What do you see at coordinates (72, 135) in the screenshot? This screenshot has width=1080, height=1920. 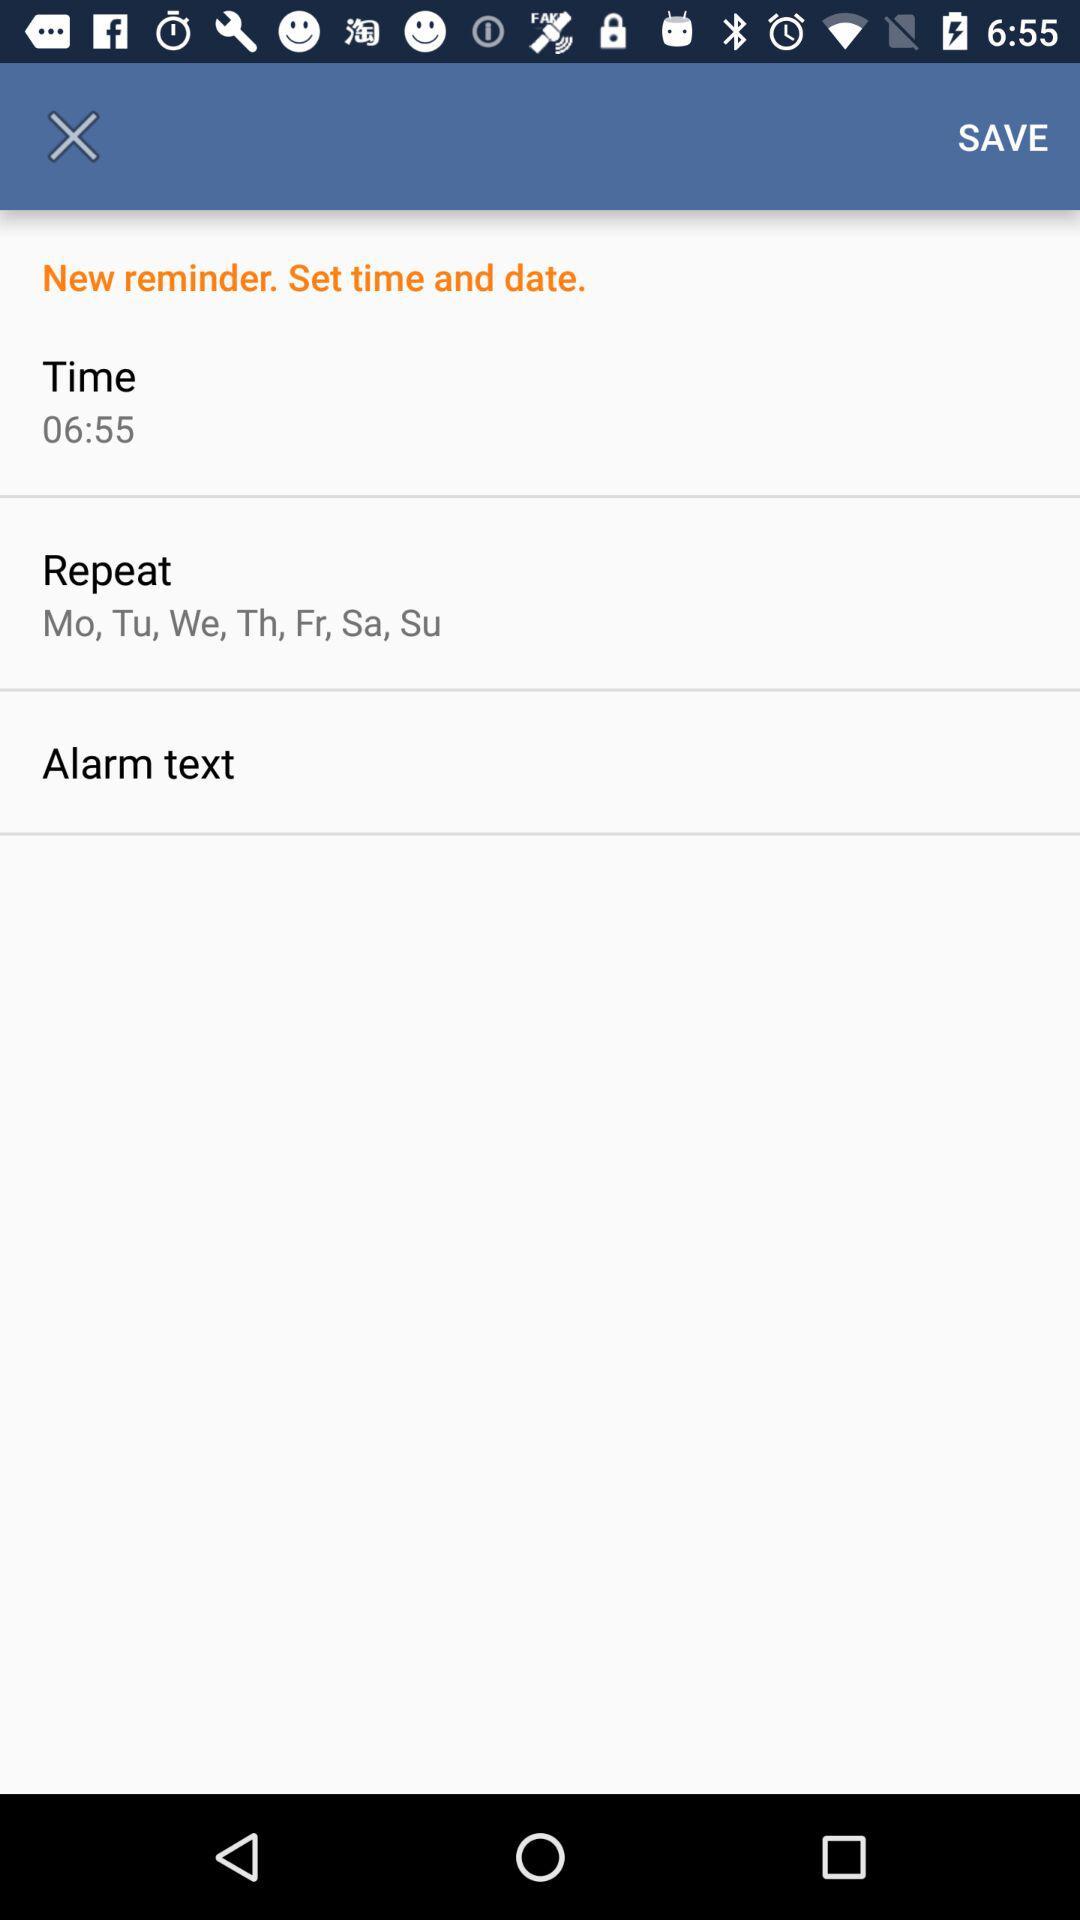 I see `the icon above new reminder set icon` at bounding box center [72, 135].